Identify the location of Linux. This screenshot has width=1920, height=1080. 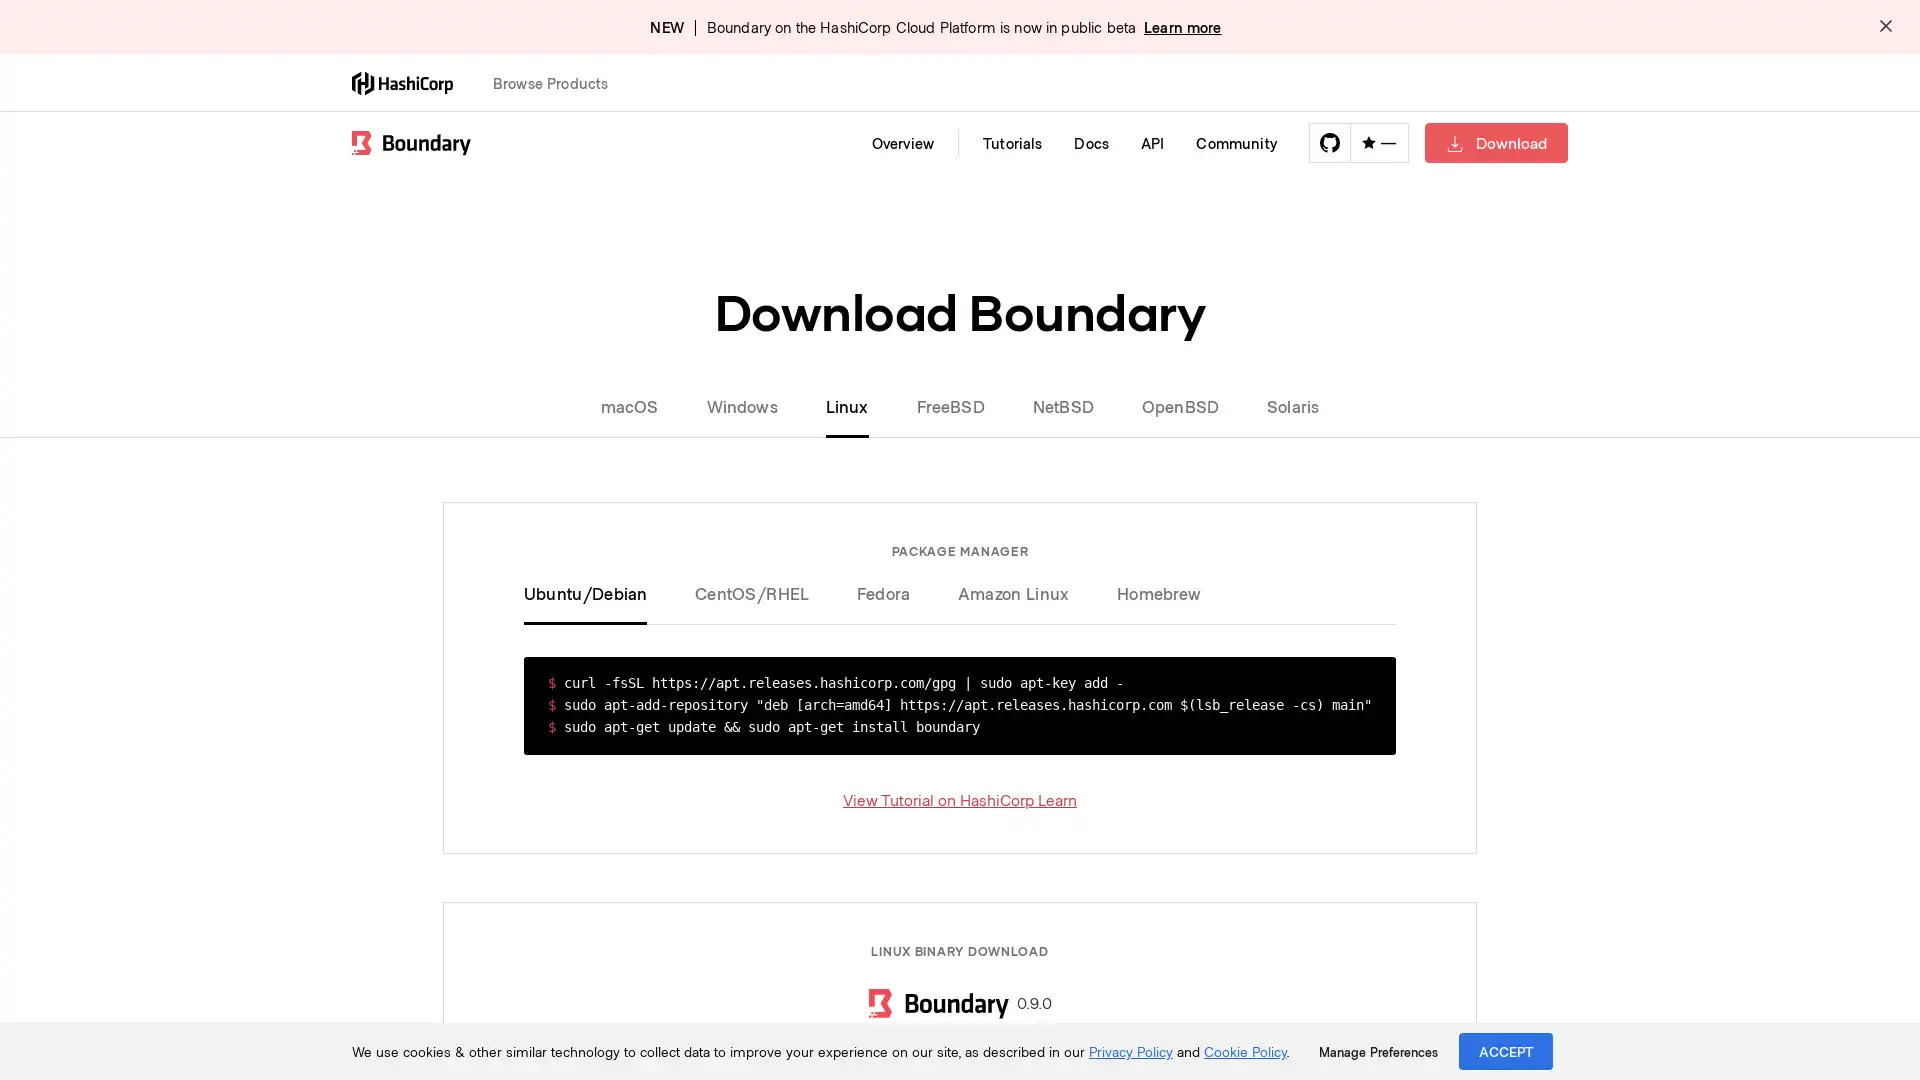
(846, 405).